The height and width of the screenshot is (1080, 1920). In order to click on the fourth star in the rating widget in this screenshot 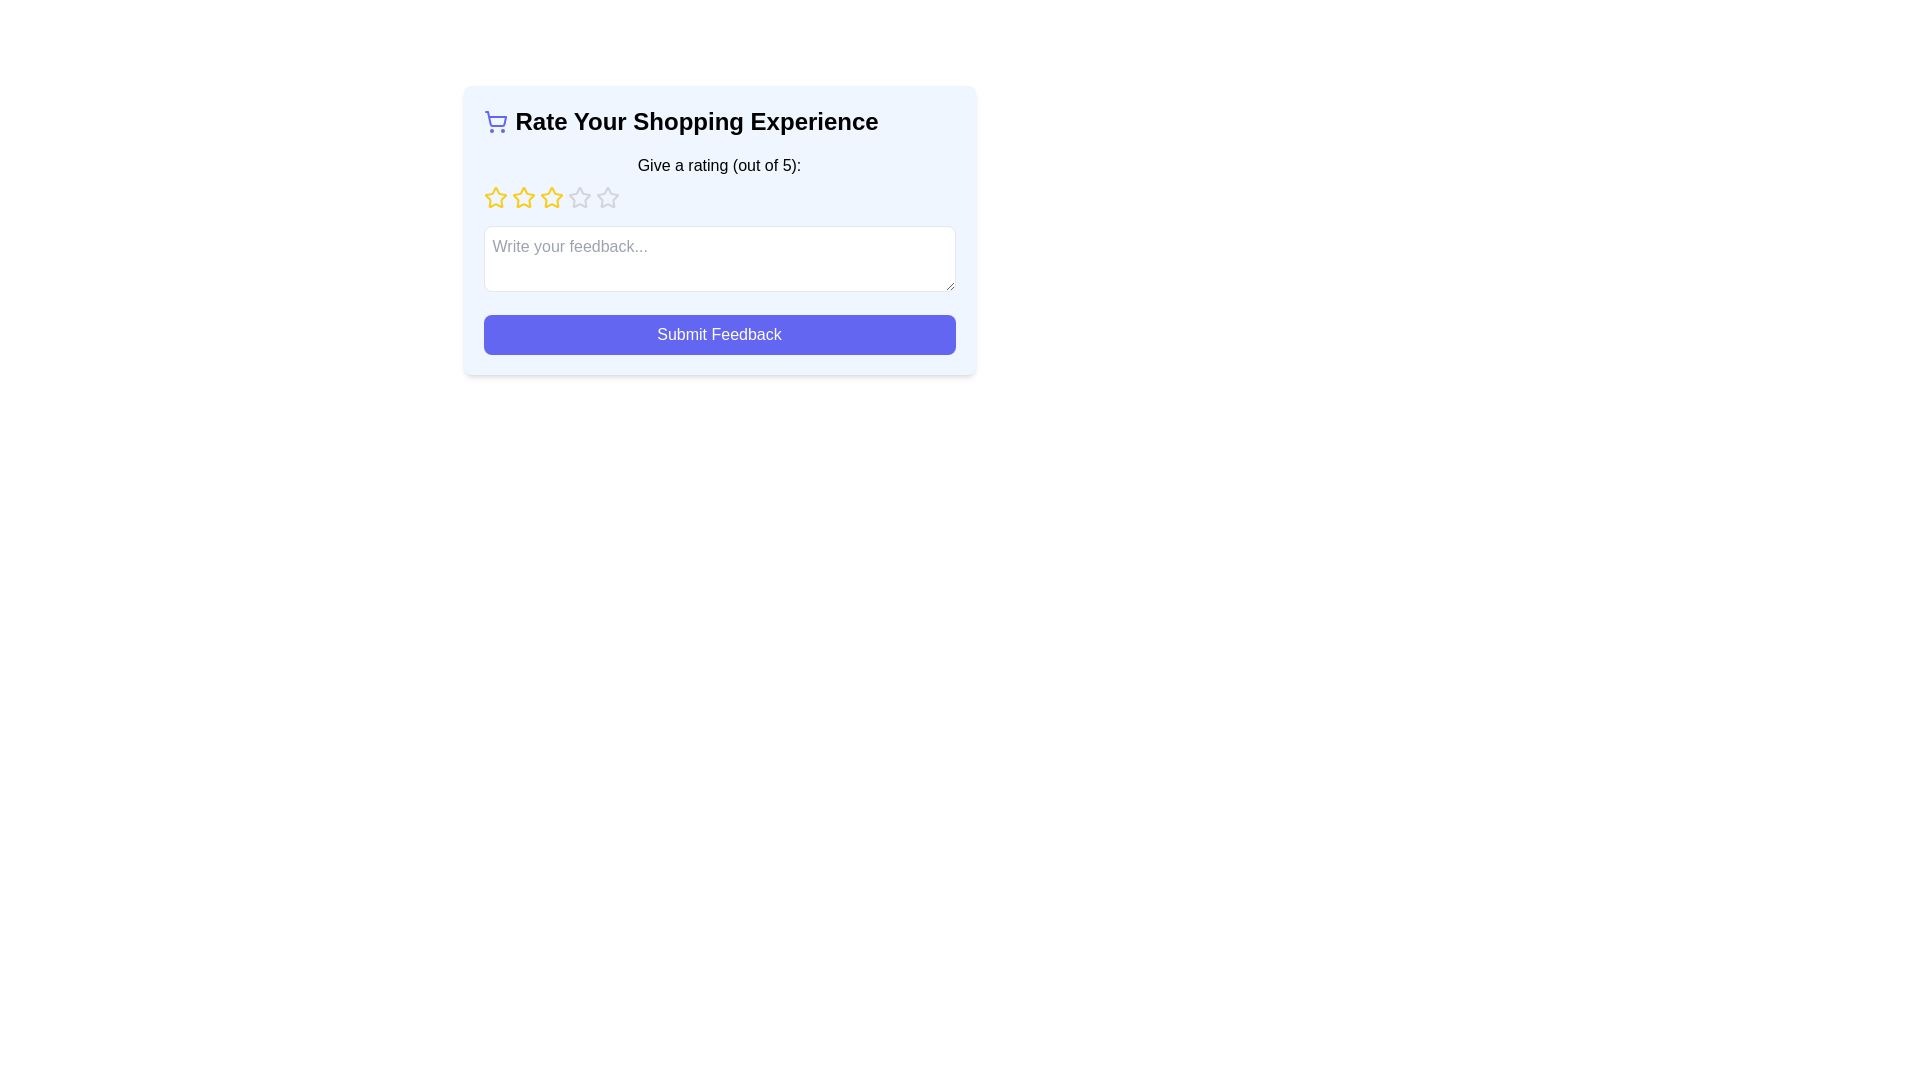, I will do `click(578, 197)`.